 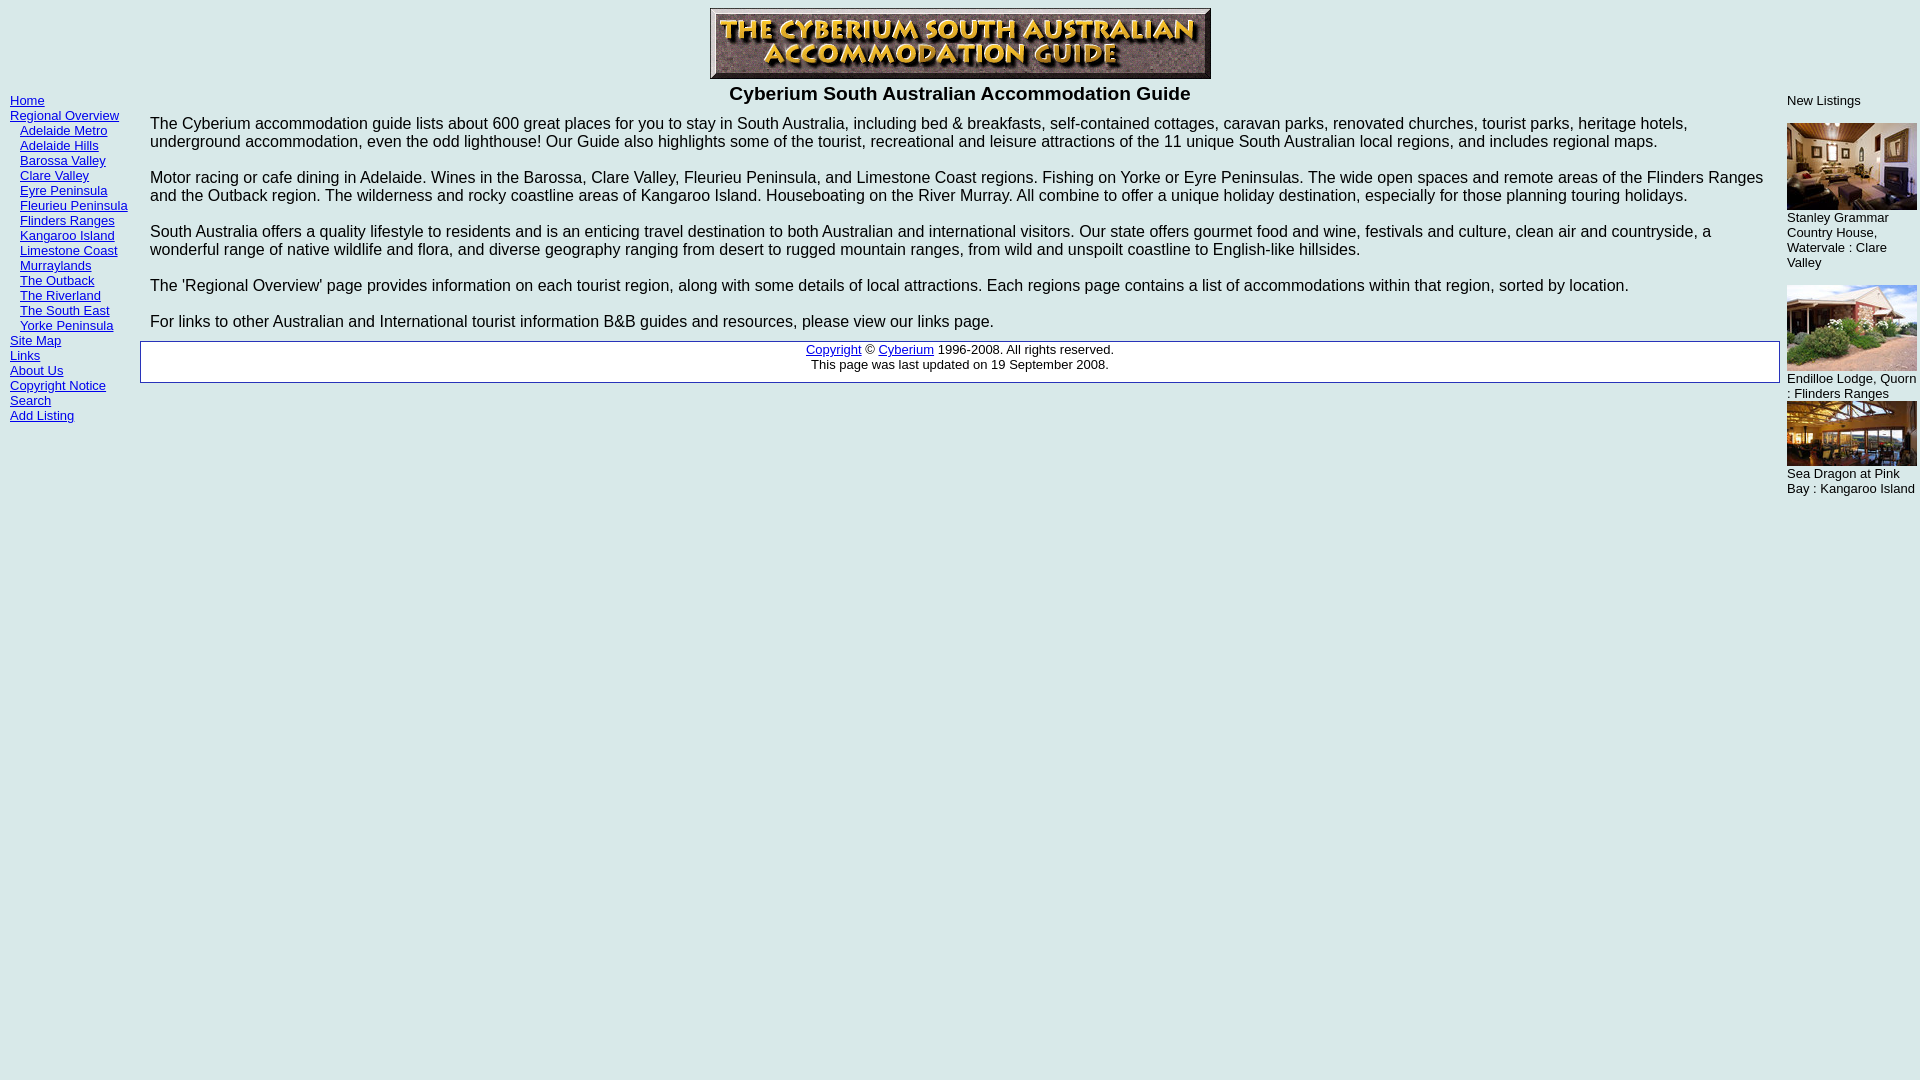 What do you see at coordinates (19, 310) in the screenshot?
I see `'The South East'` at bounding box center [19, 310].